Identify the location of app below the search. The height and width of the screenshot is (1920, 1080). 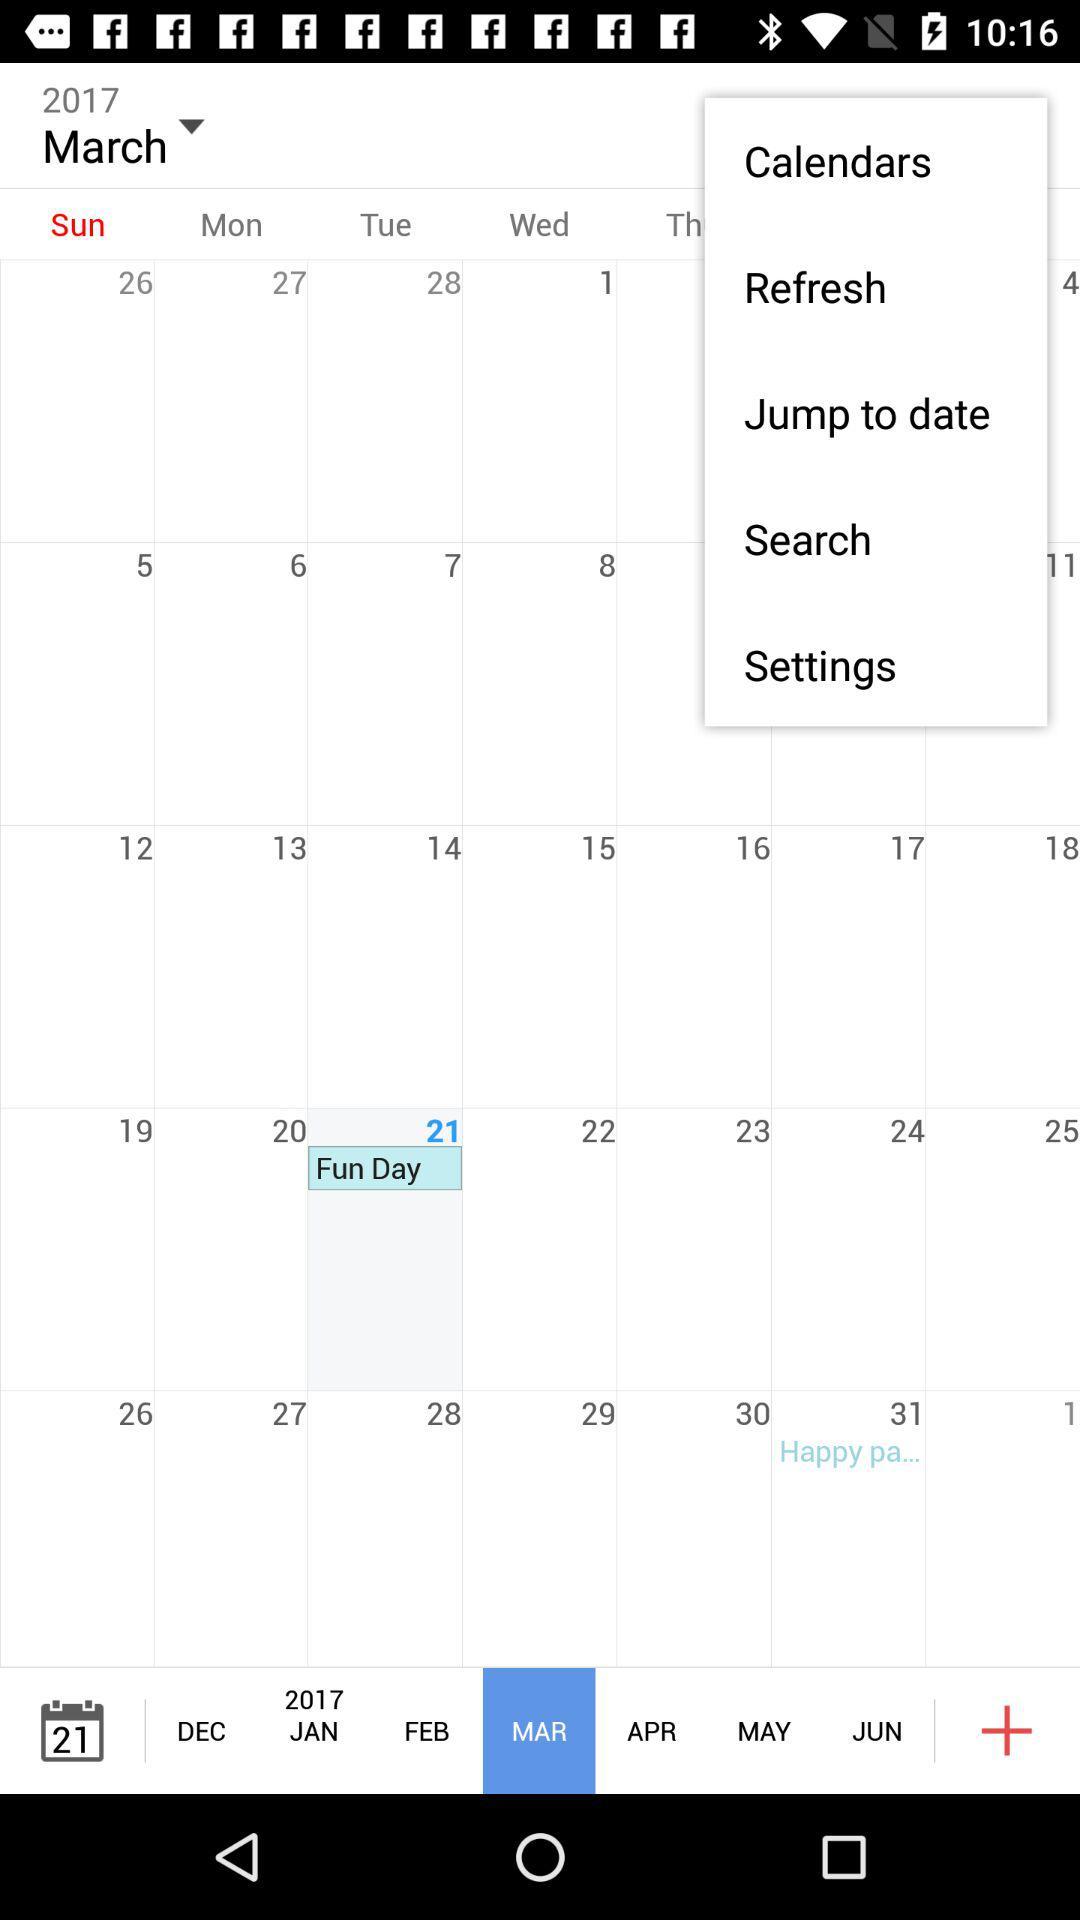
(874, 664).